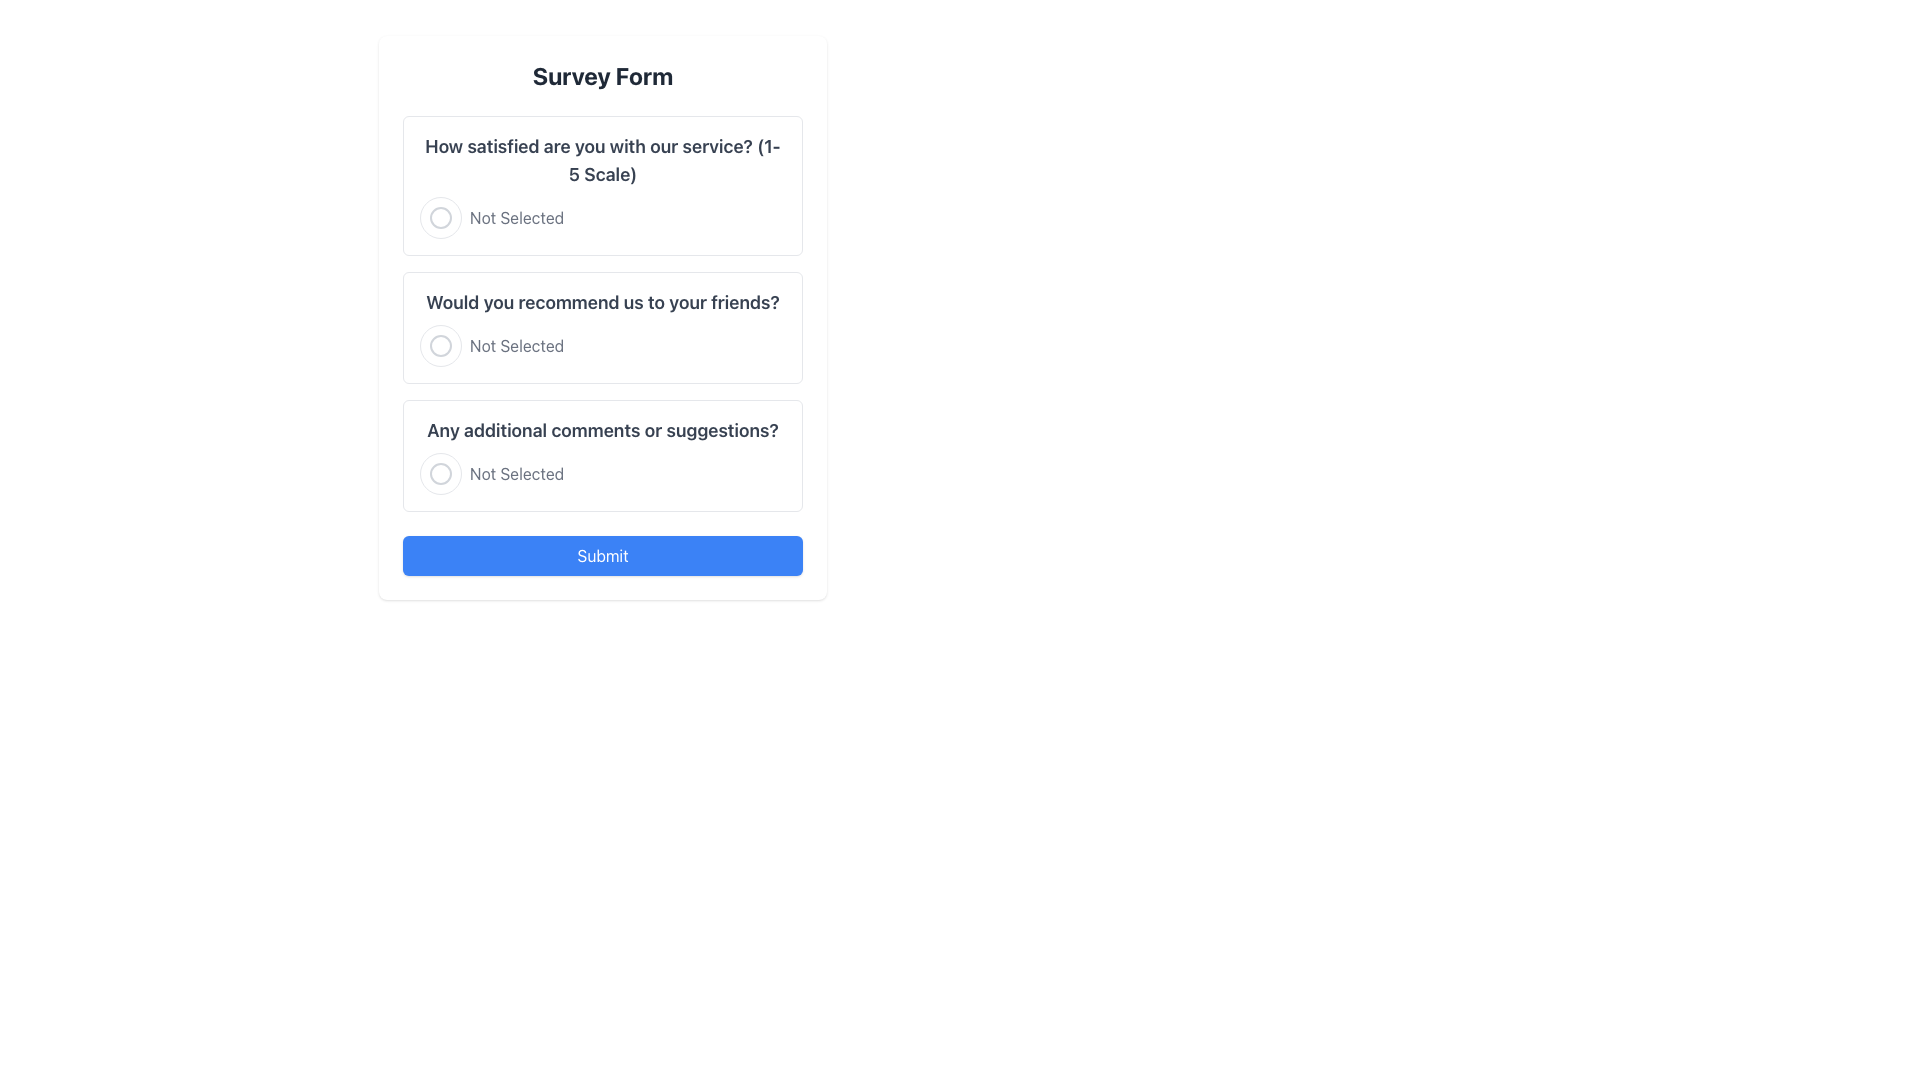 The image size is (1920, 1080). What do you see at coordinates (440, 345) in the screenshot?
I see `the radio button located before the label 'Not Selected' in the second question section of the survey` at bounding box center [440, 345].